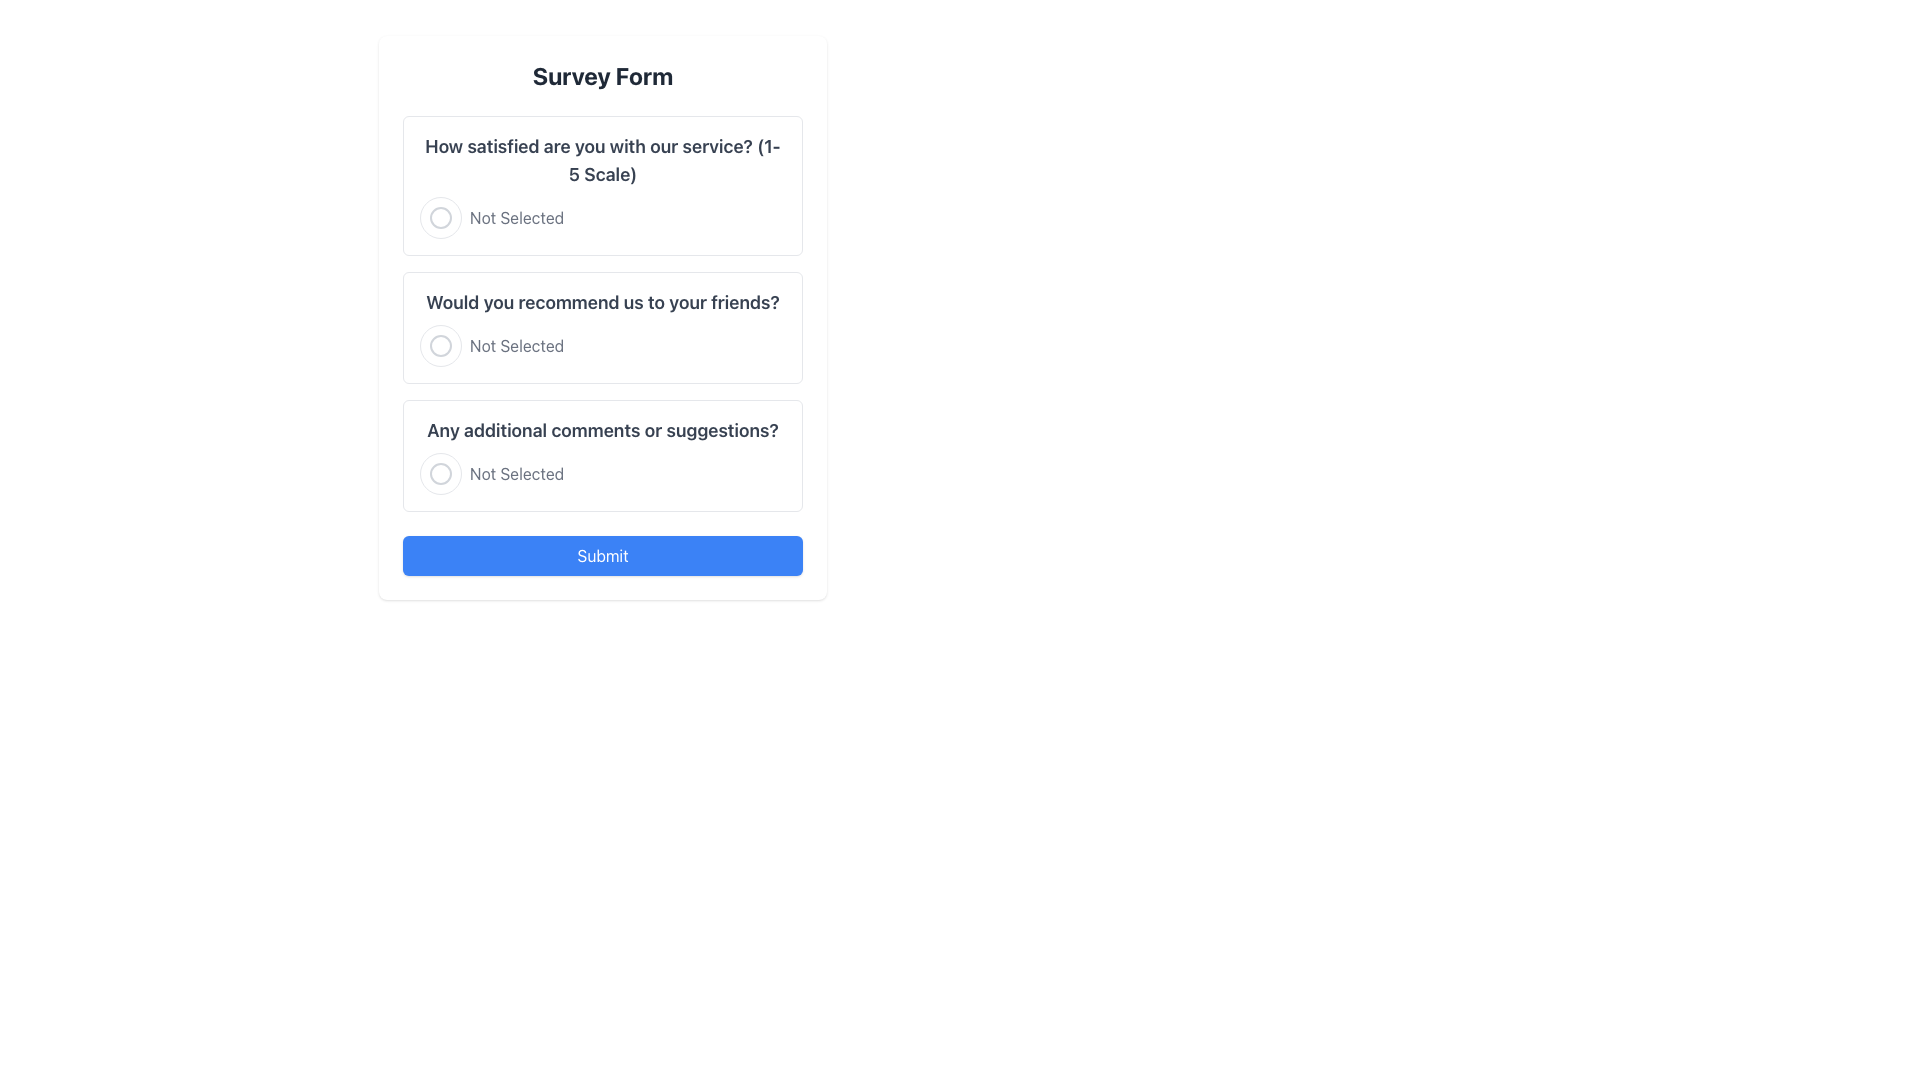 The image size is (1920, 1080). What do you see at coordinates (440, 345) in the screenshot?
I see `the radio button located before the label 'Not Selected' in the second question section of the survey` at bounding box center [440, 345].